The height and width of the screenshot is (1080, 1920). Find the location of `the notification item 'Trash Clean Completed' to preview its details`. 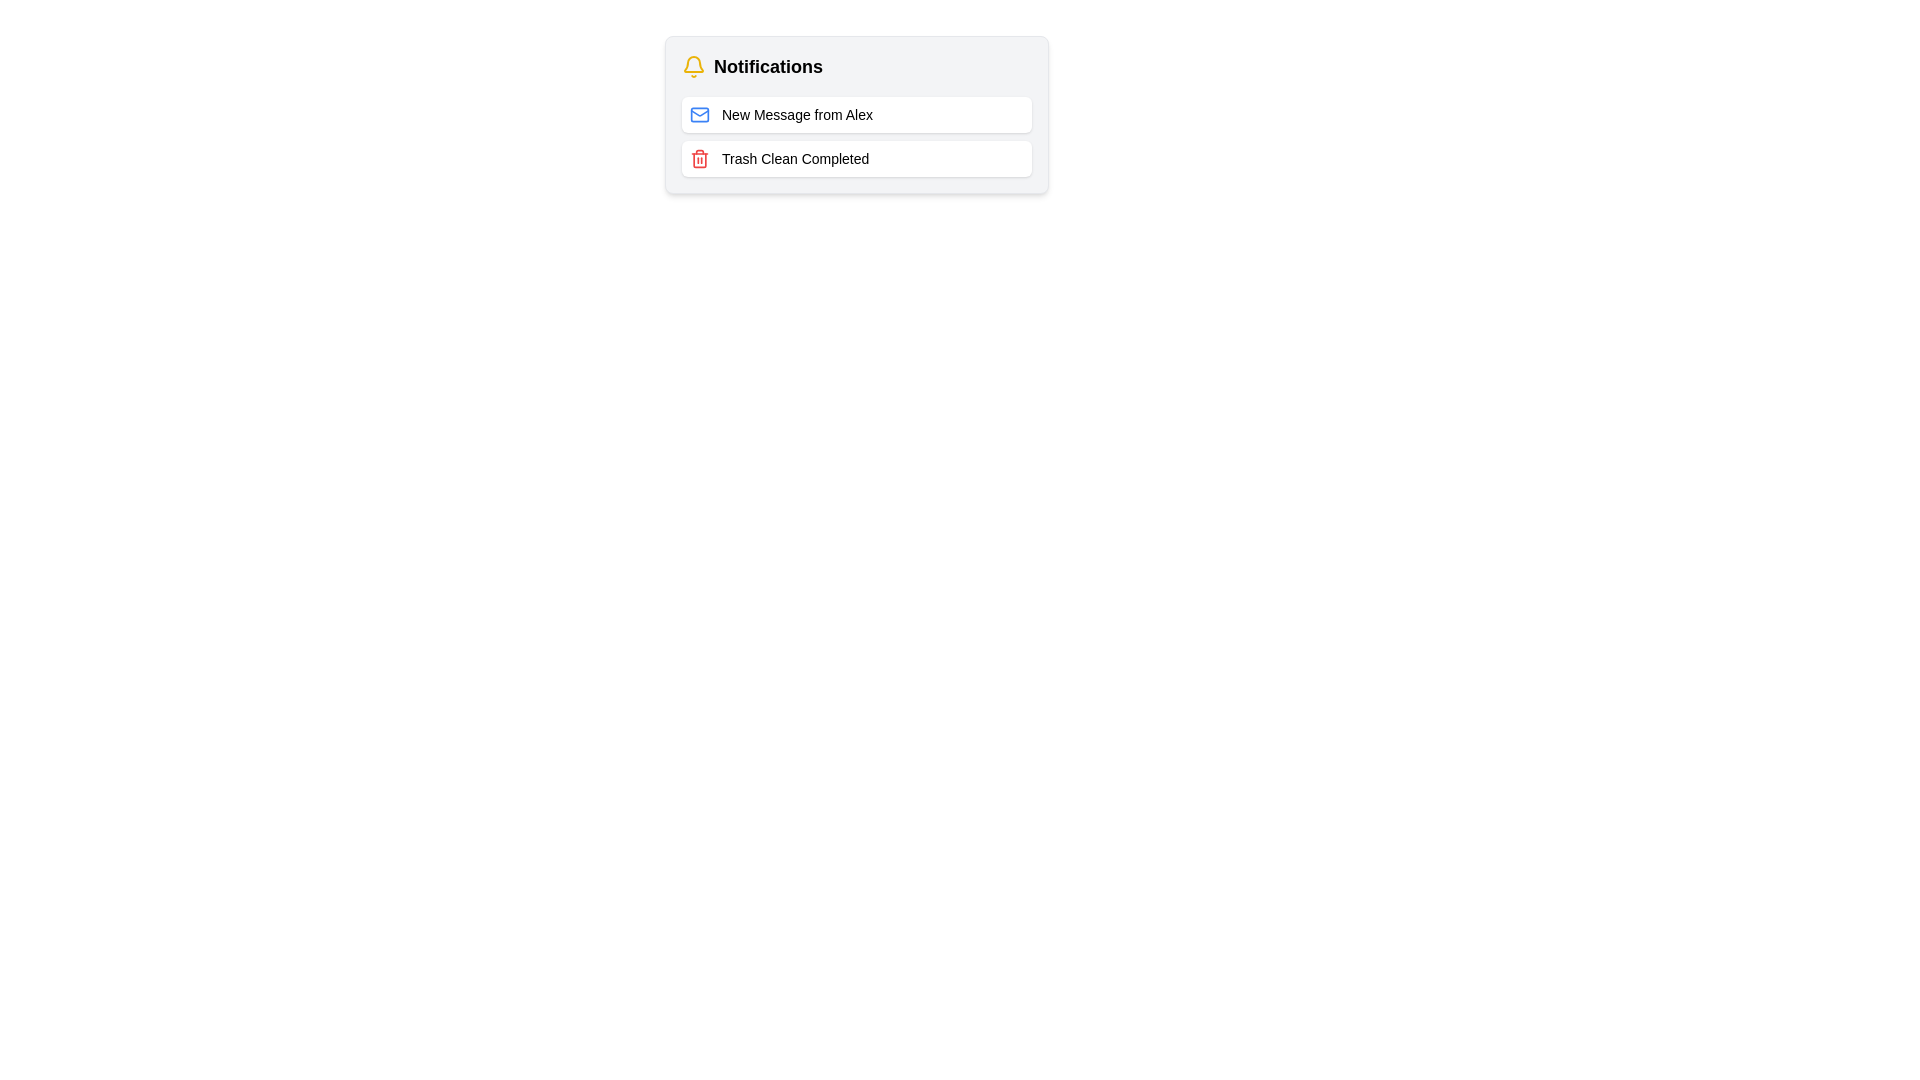

the notification item 'Trash Clean Completed' to preview its details is located at coordinates (857, 157).